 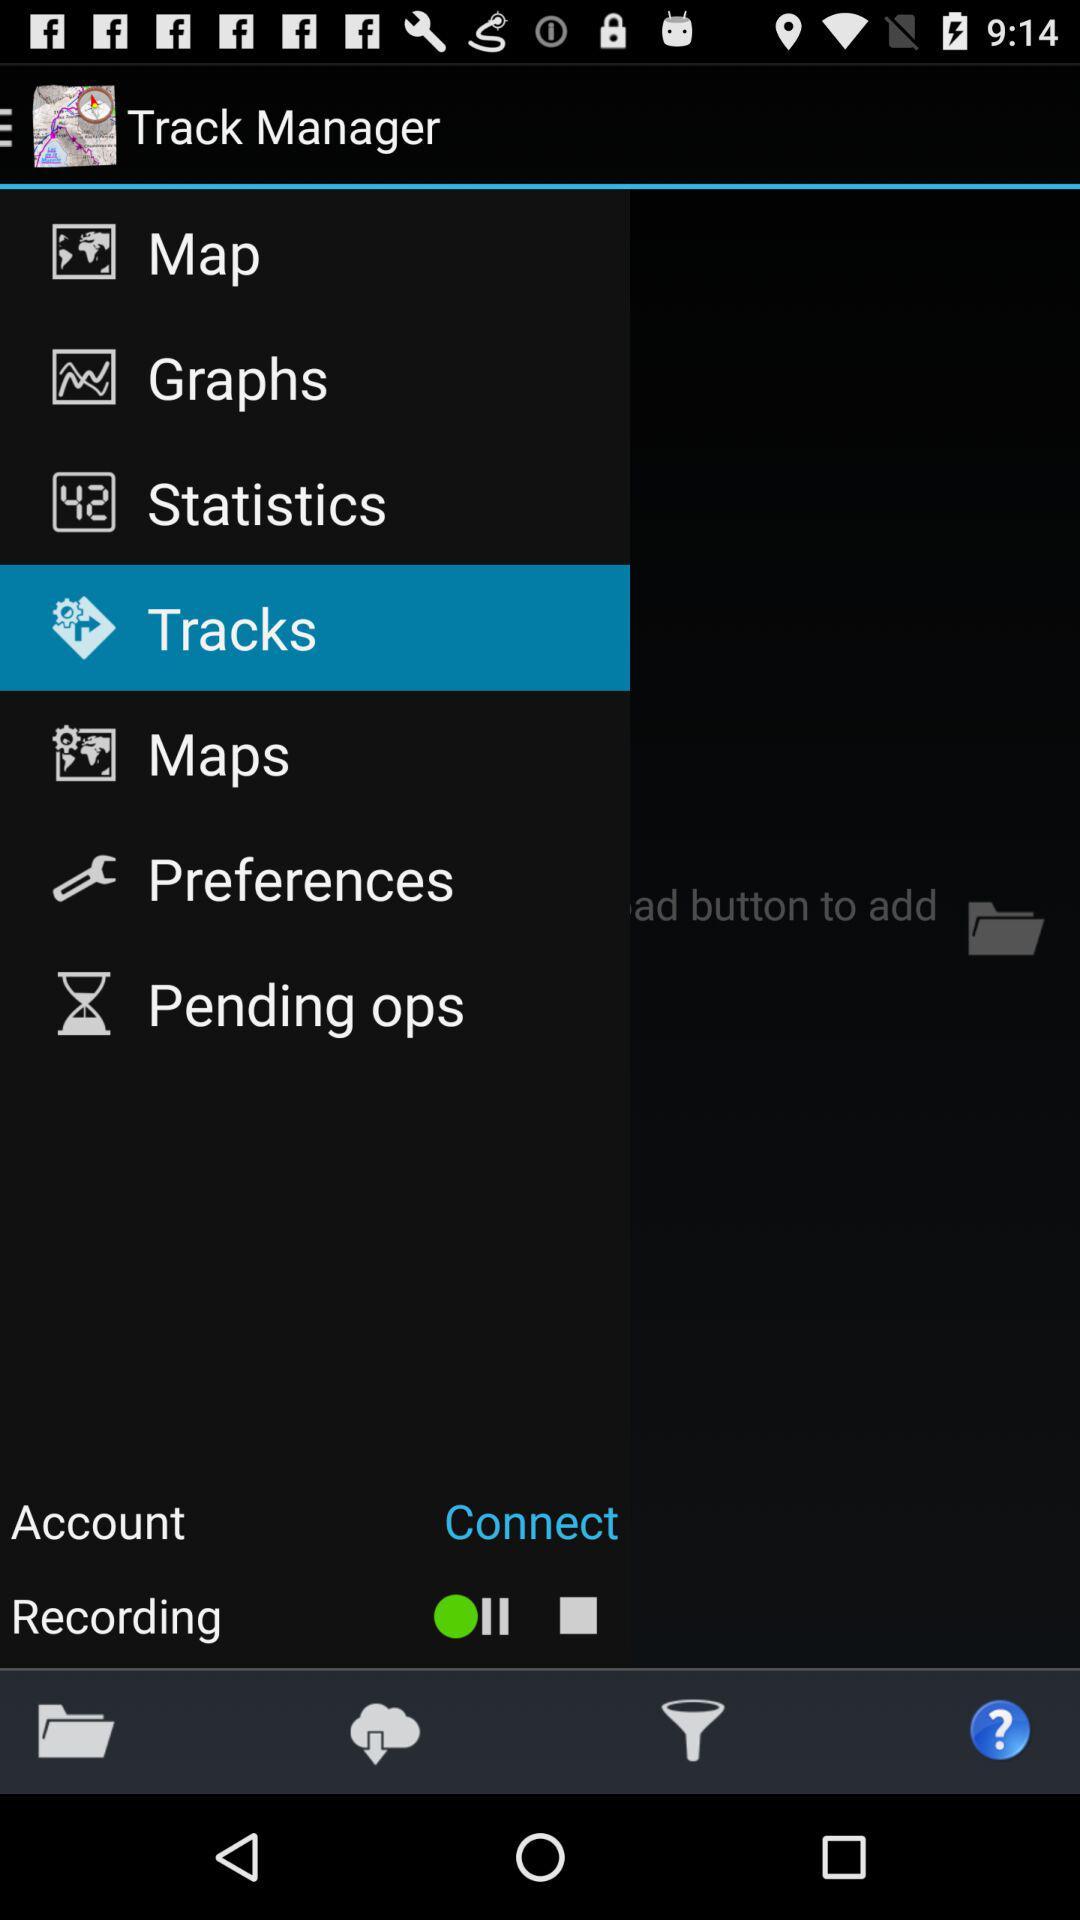 I want to click on the map item, so click(x=315, y=251).